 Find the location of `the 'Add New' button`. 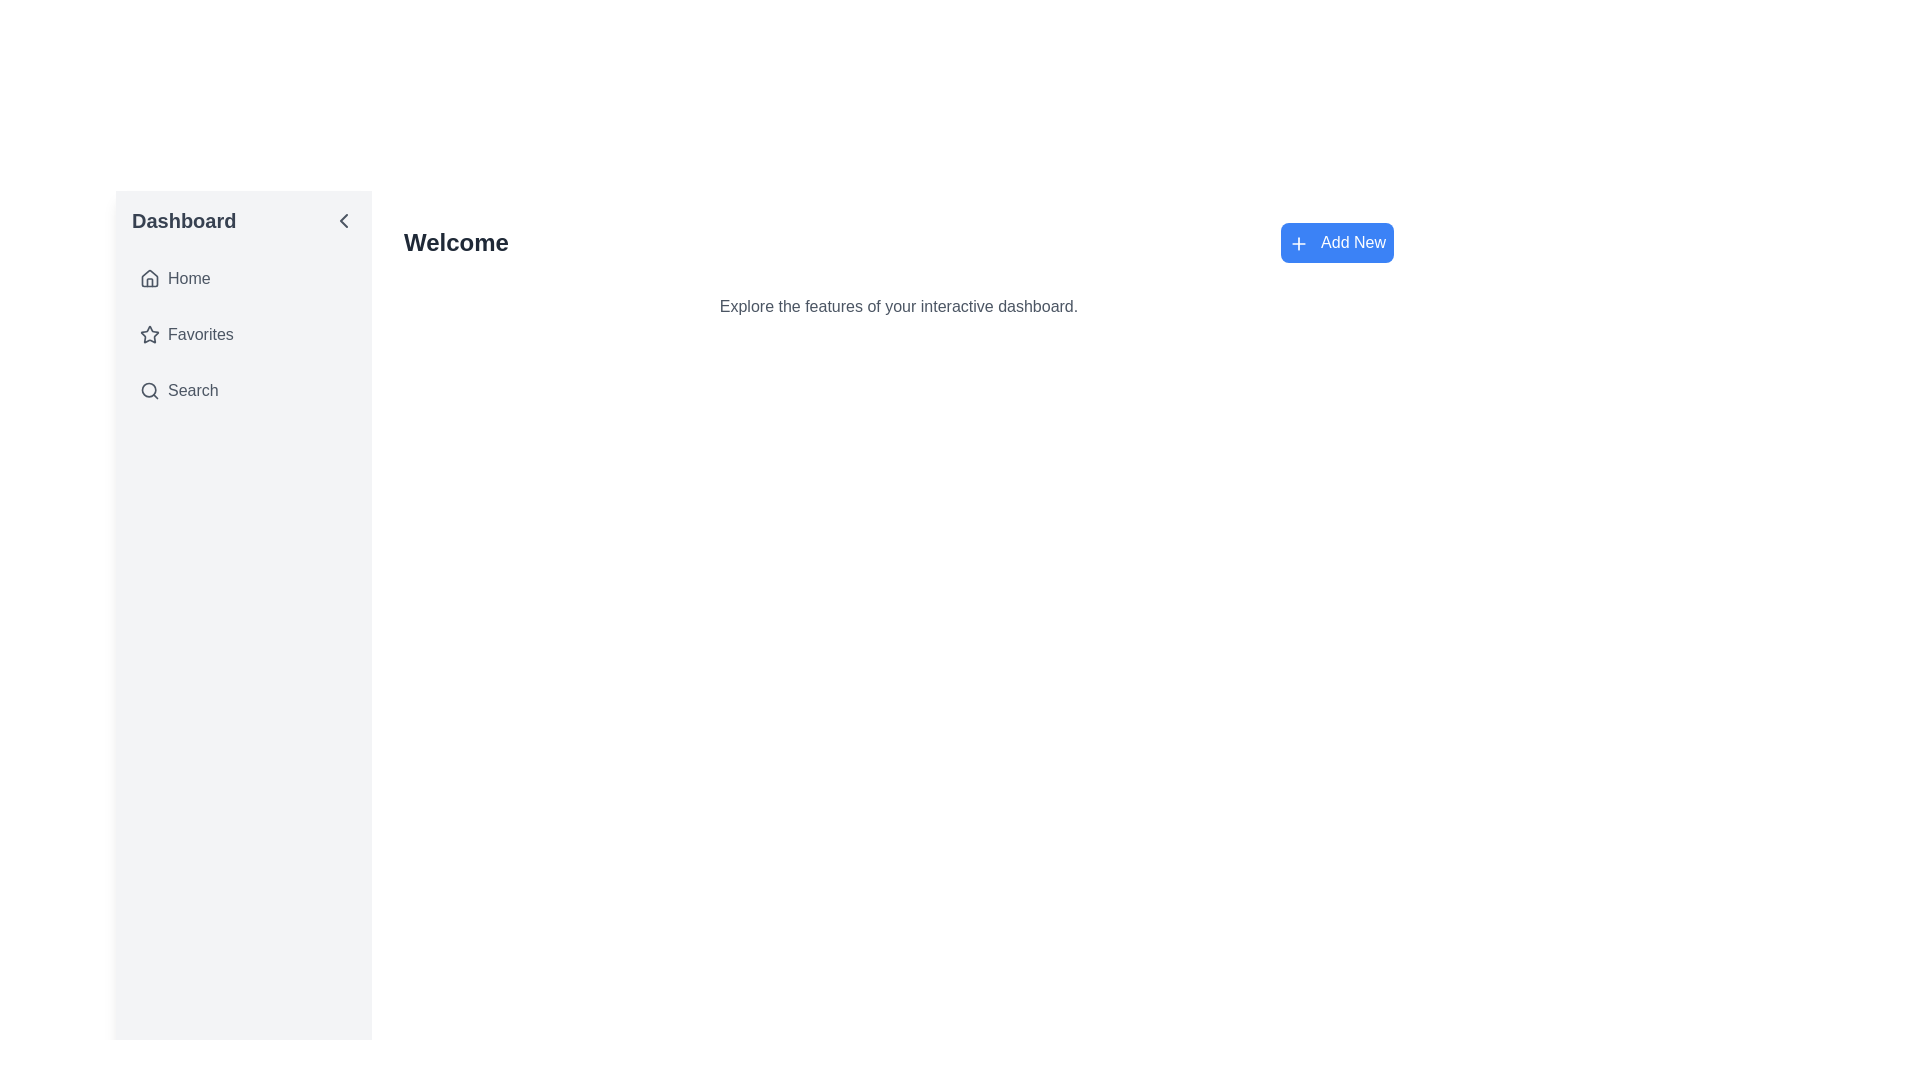

the 'Add New' button is located at coordinates (1337, 242).